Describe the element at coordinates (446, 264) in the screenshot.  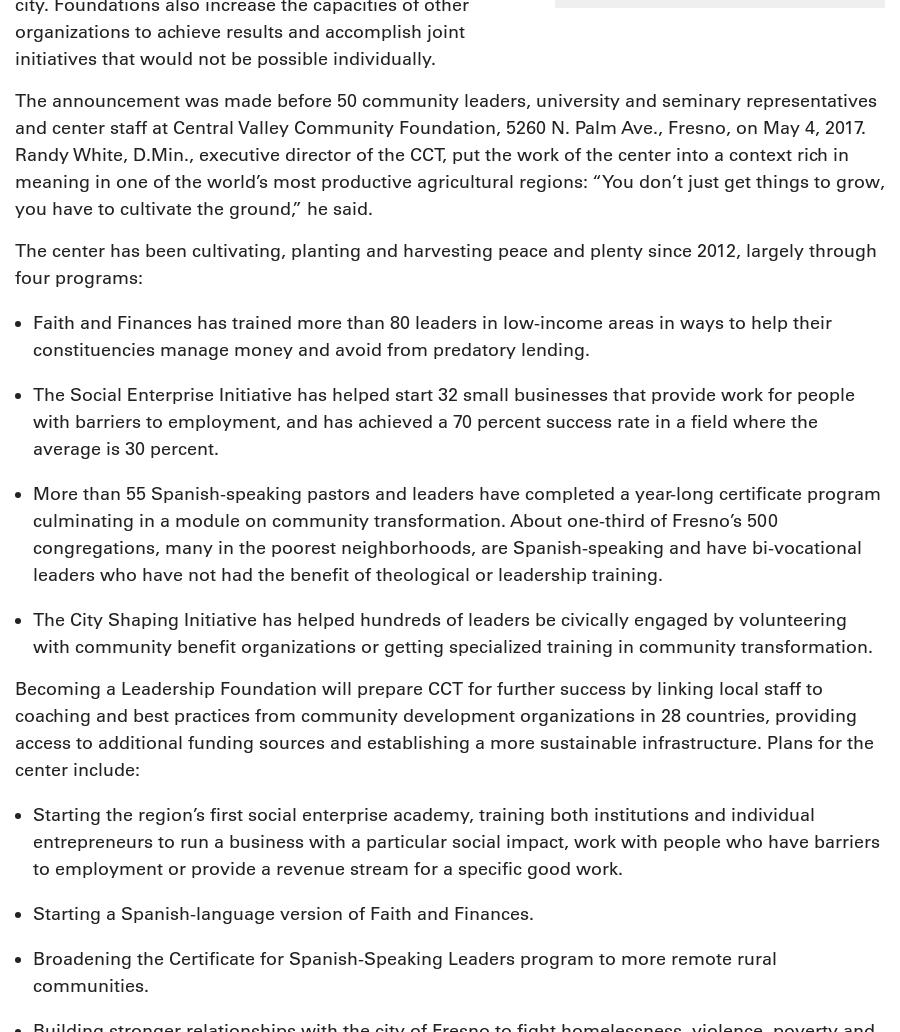
I see `'The center has been cultivating, planting and harvesting peace and plenty since 2012, largely through four programs:'` at that location.